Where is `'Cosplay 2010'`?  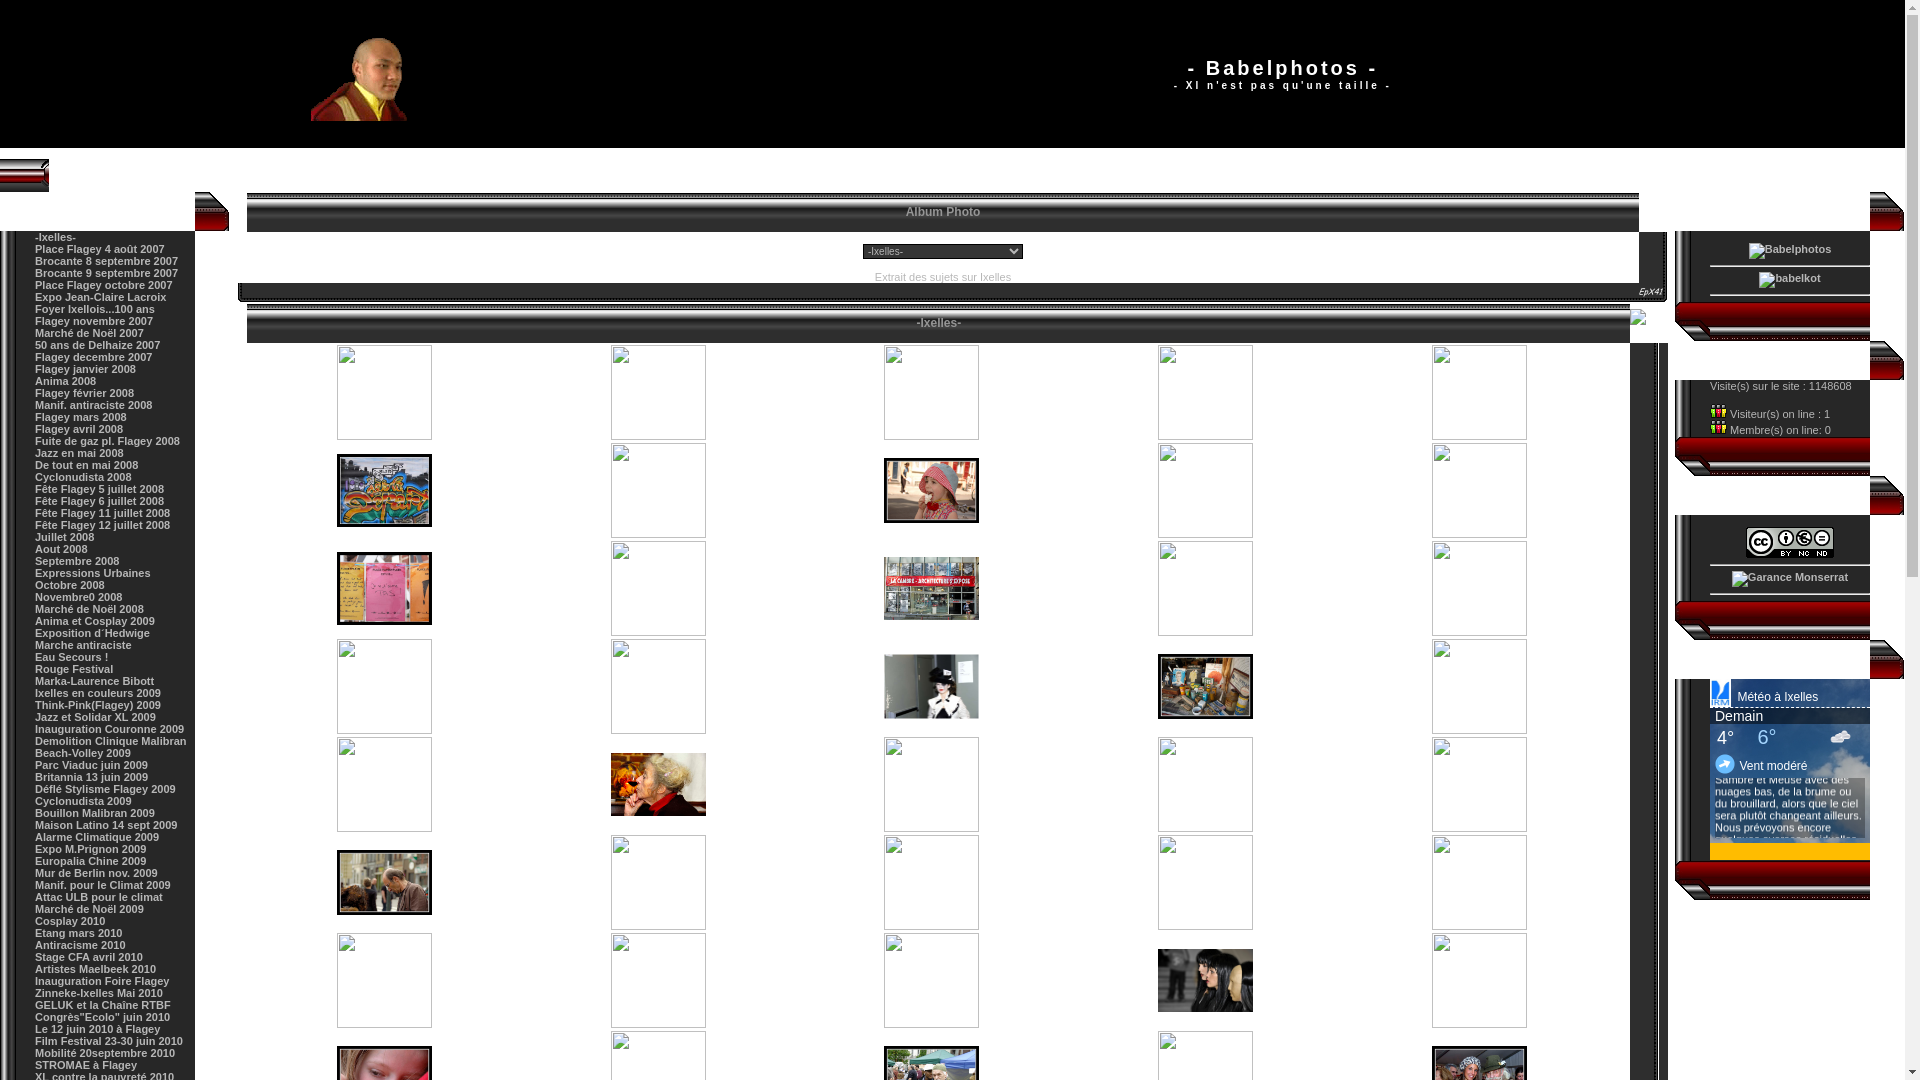
'Cosplay 2010' is located at coordinates (34, 921).